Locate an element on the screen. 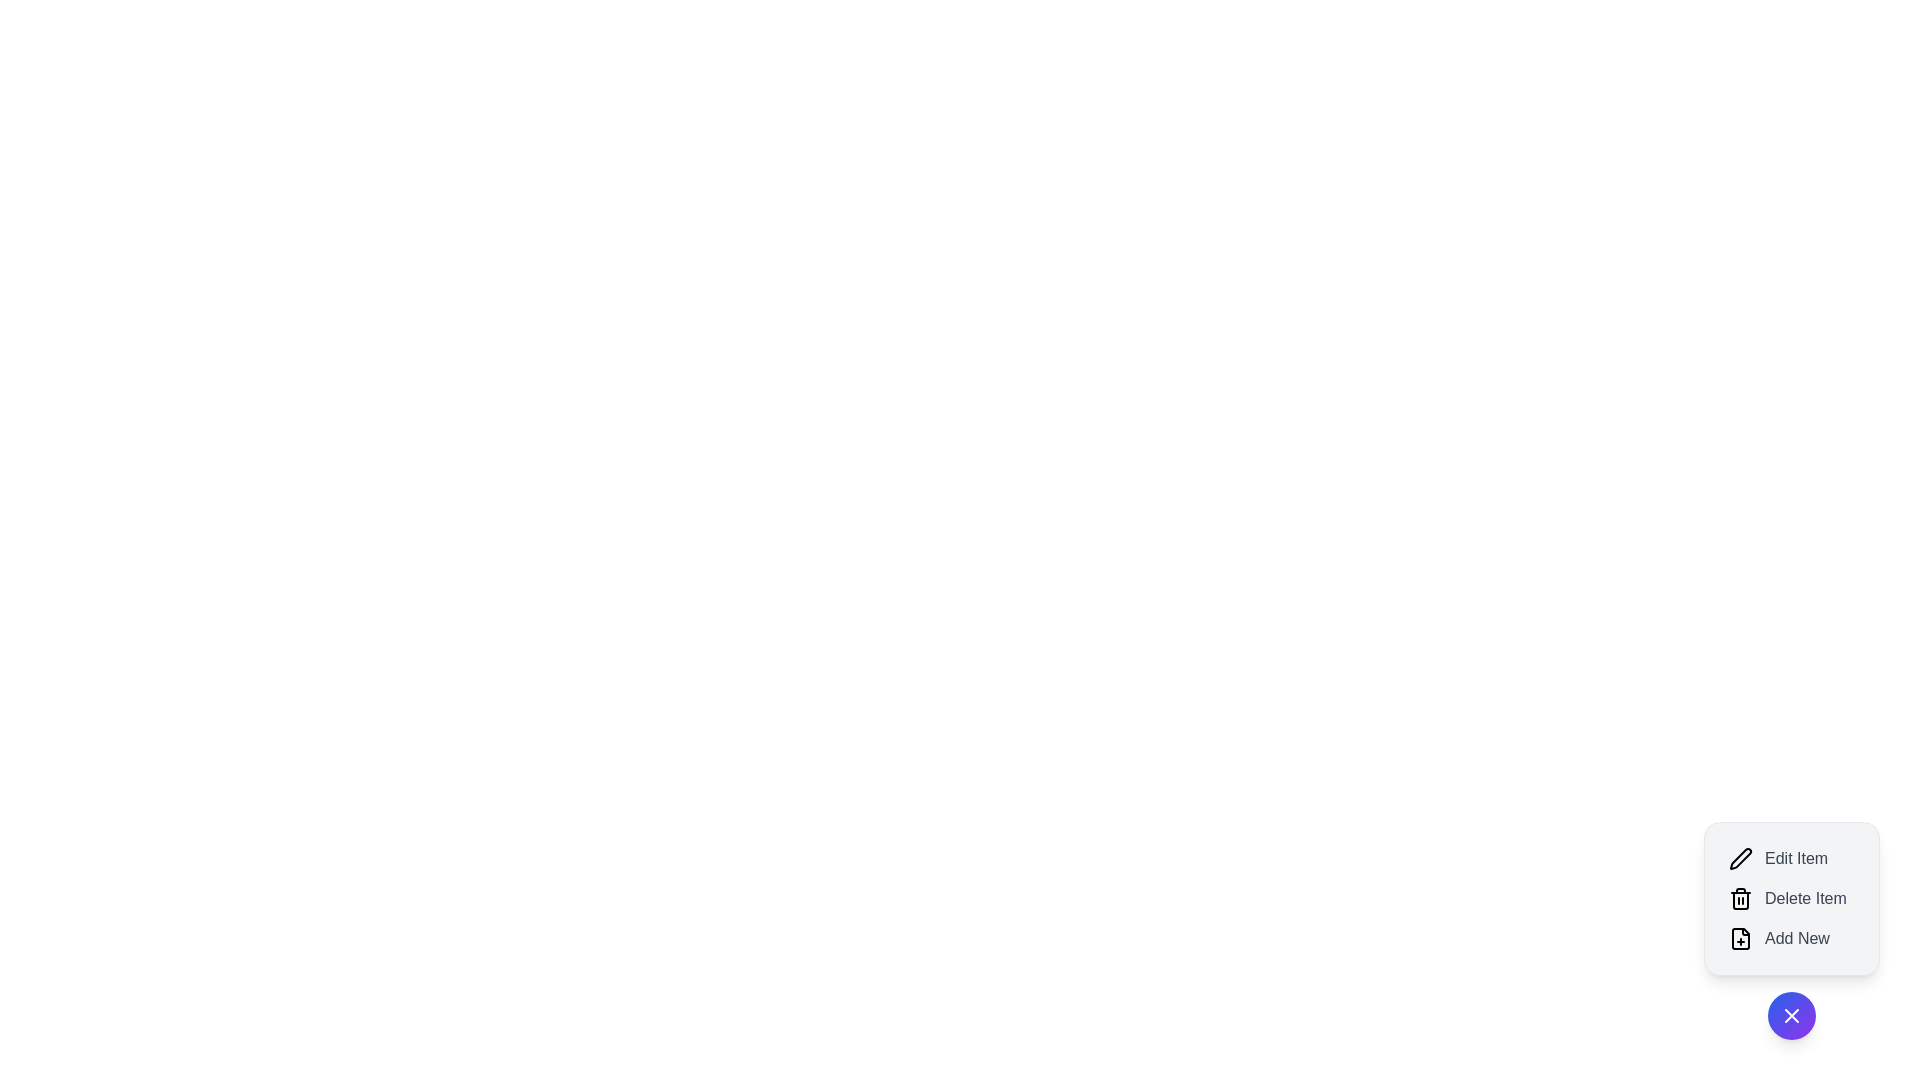 The width and height of the screenshot is (1920, 1080). the 'Delete Item' button is located at coordinates (1791, 897).